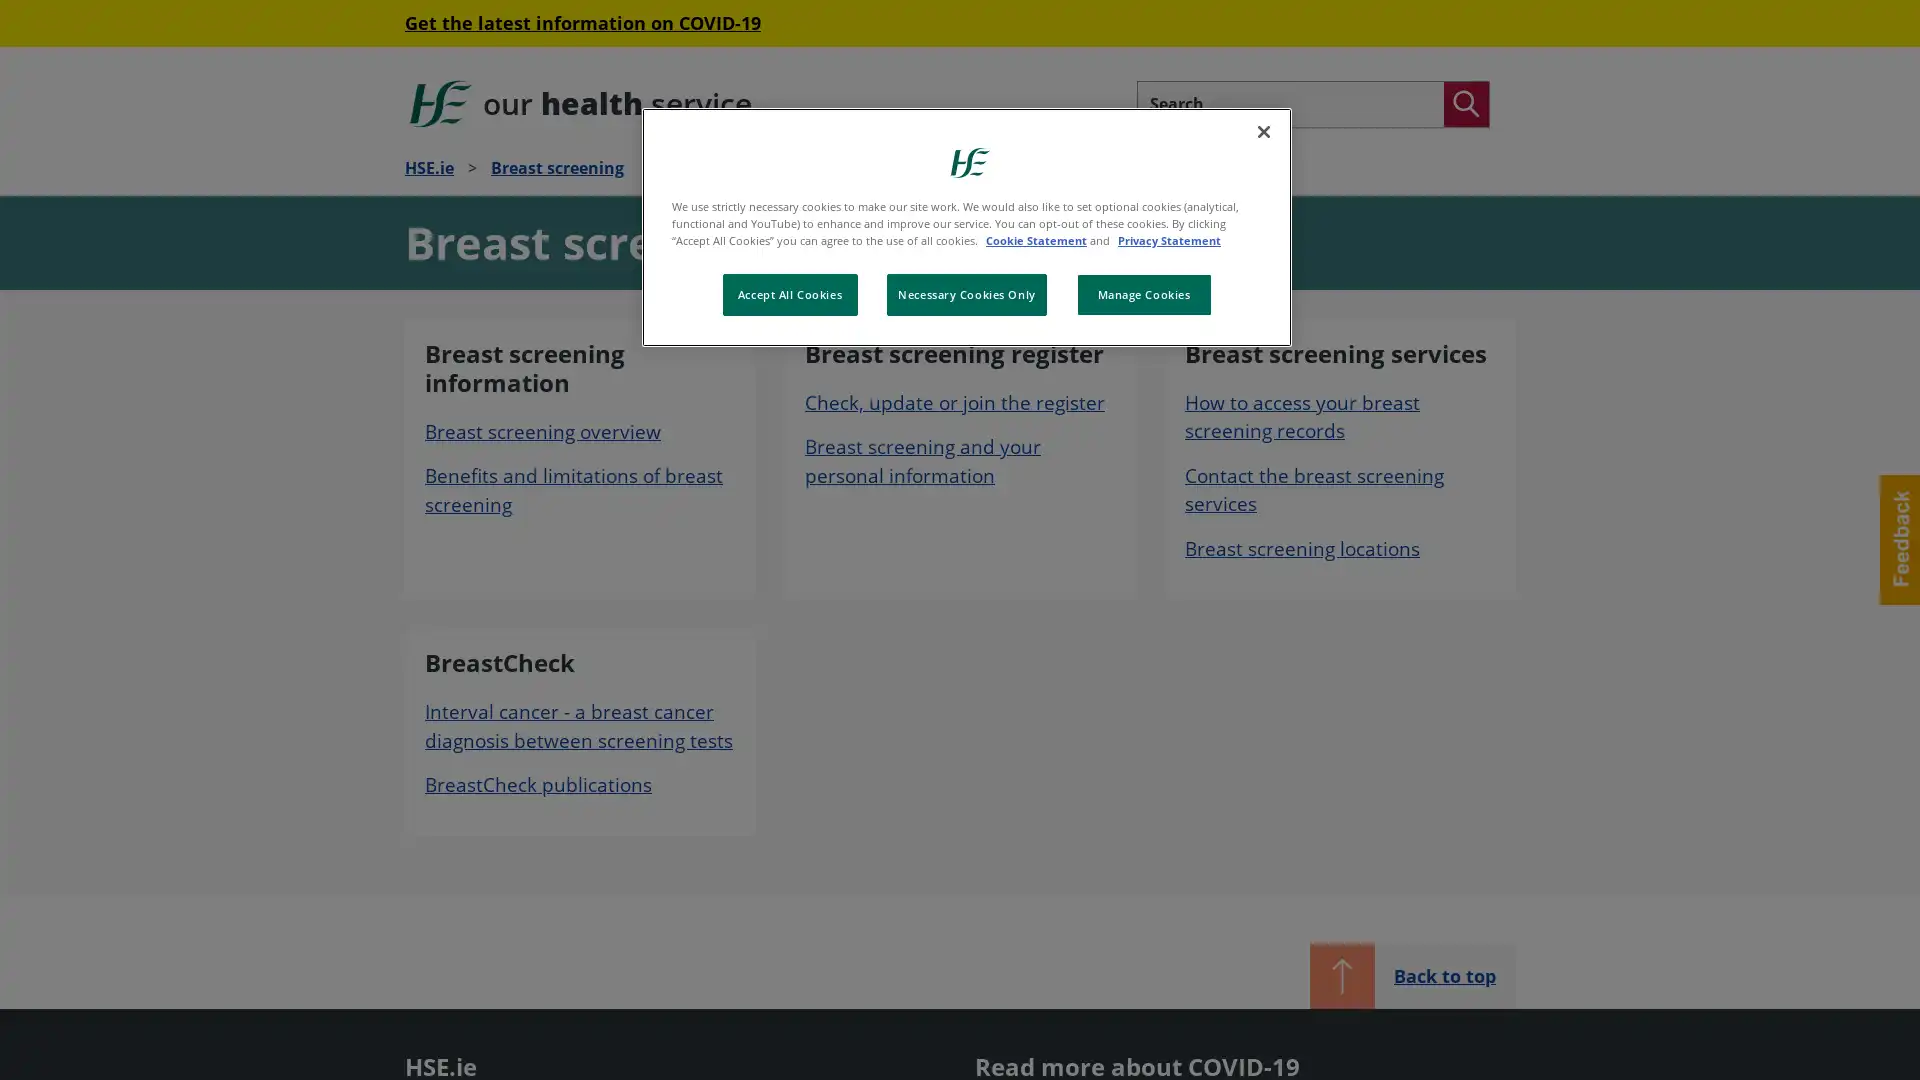  I want to click on Accept All Cookies, so click(788, 294).